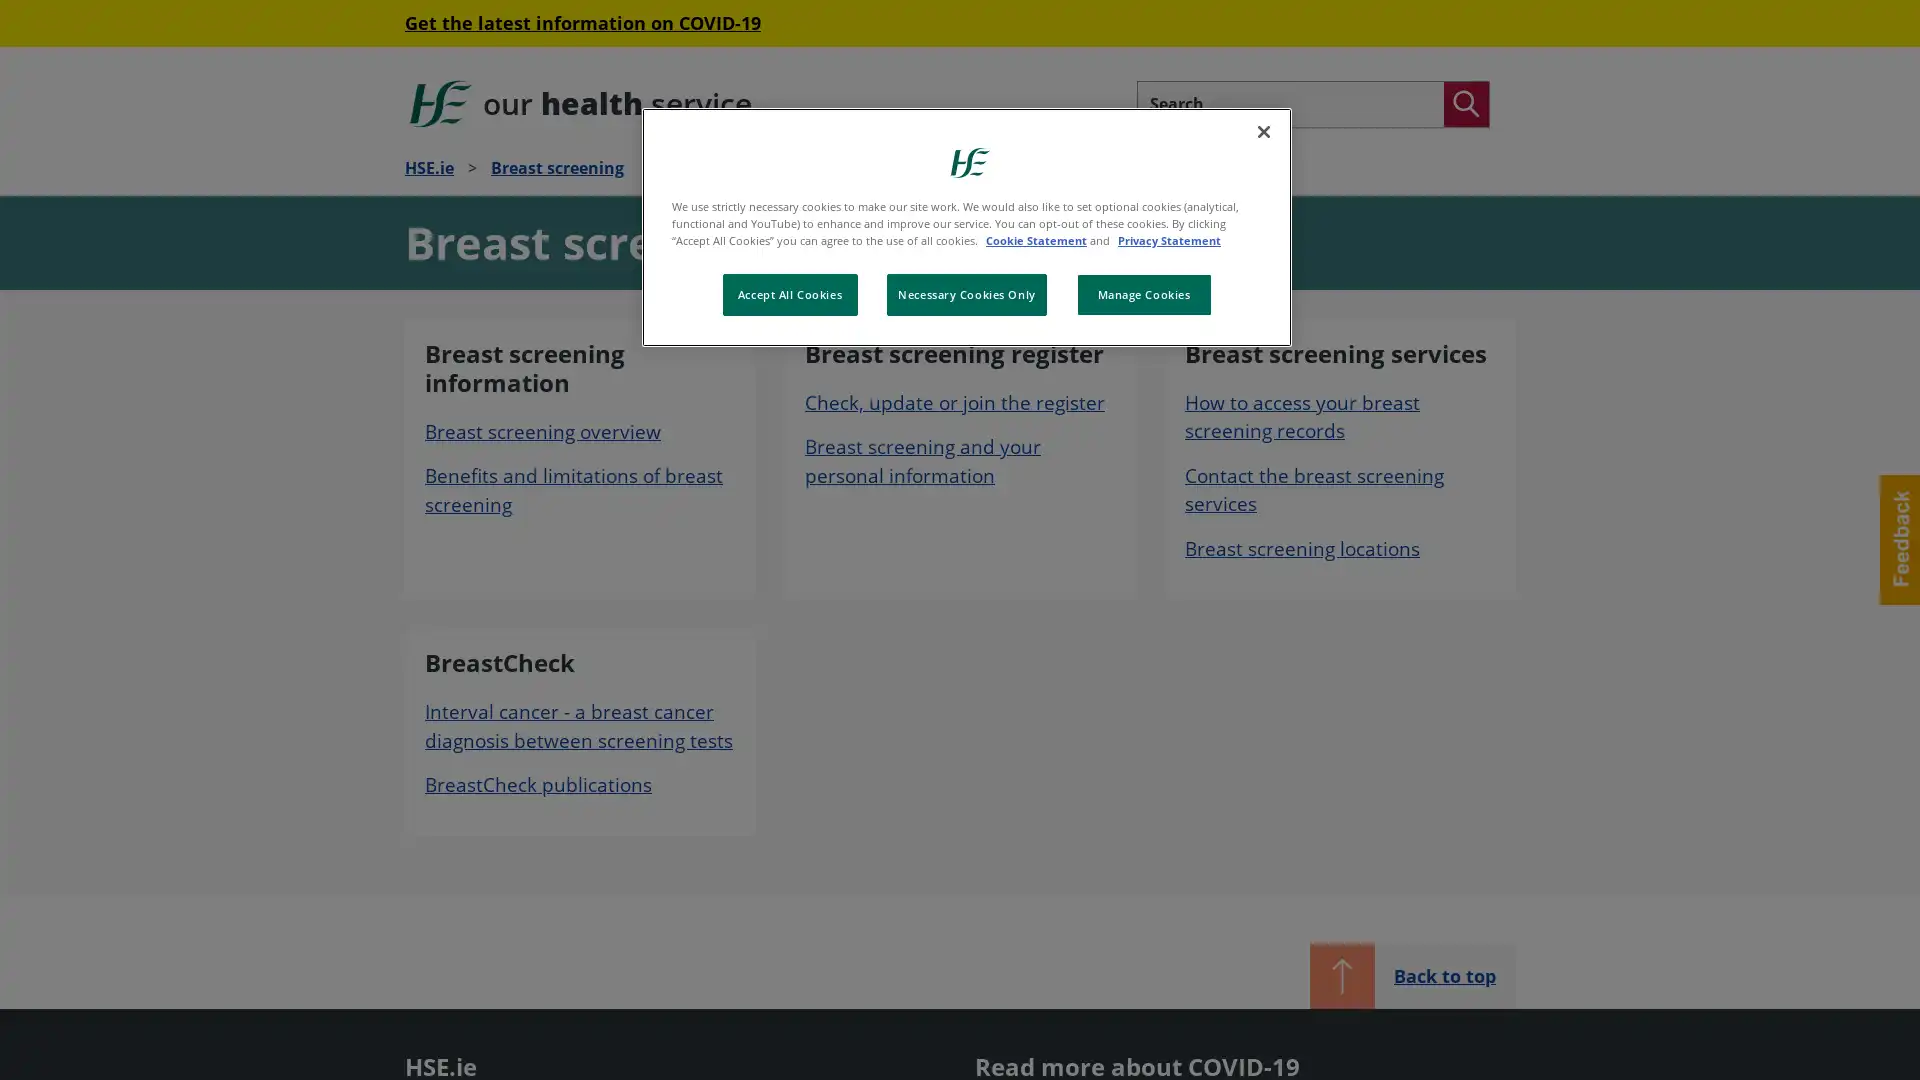  I want to click on Accept All Cookies, so click(788, 294).